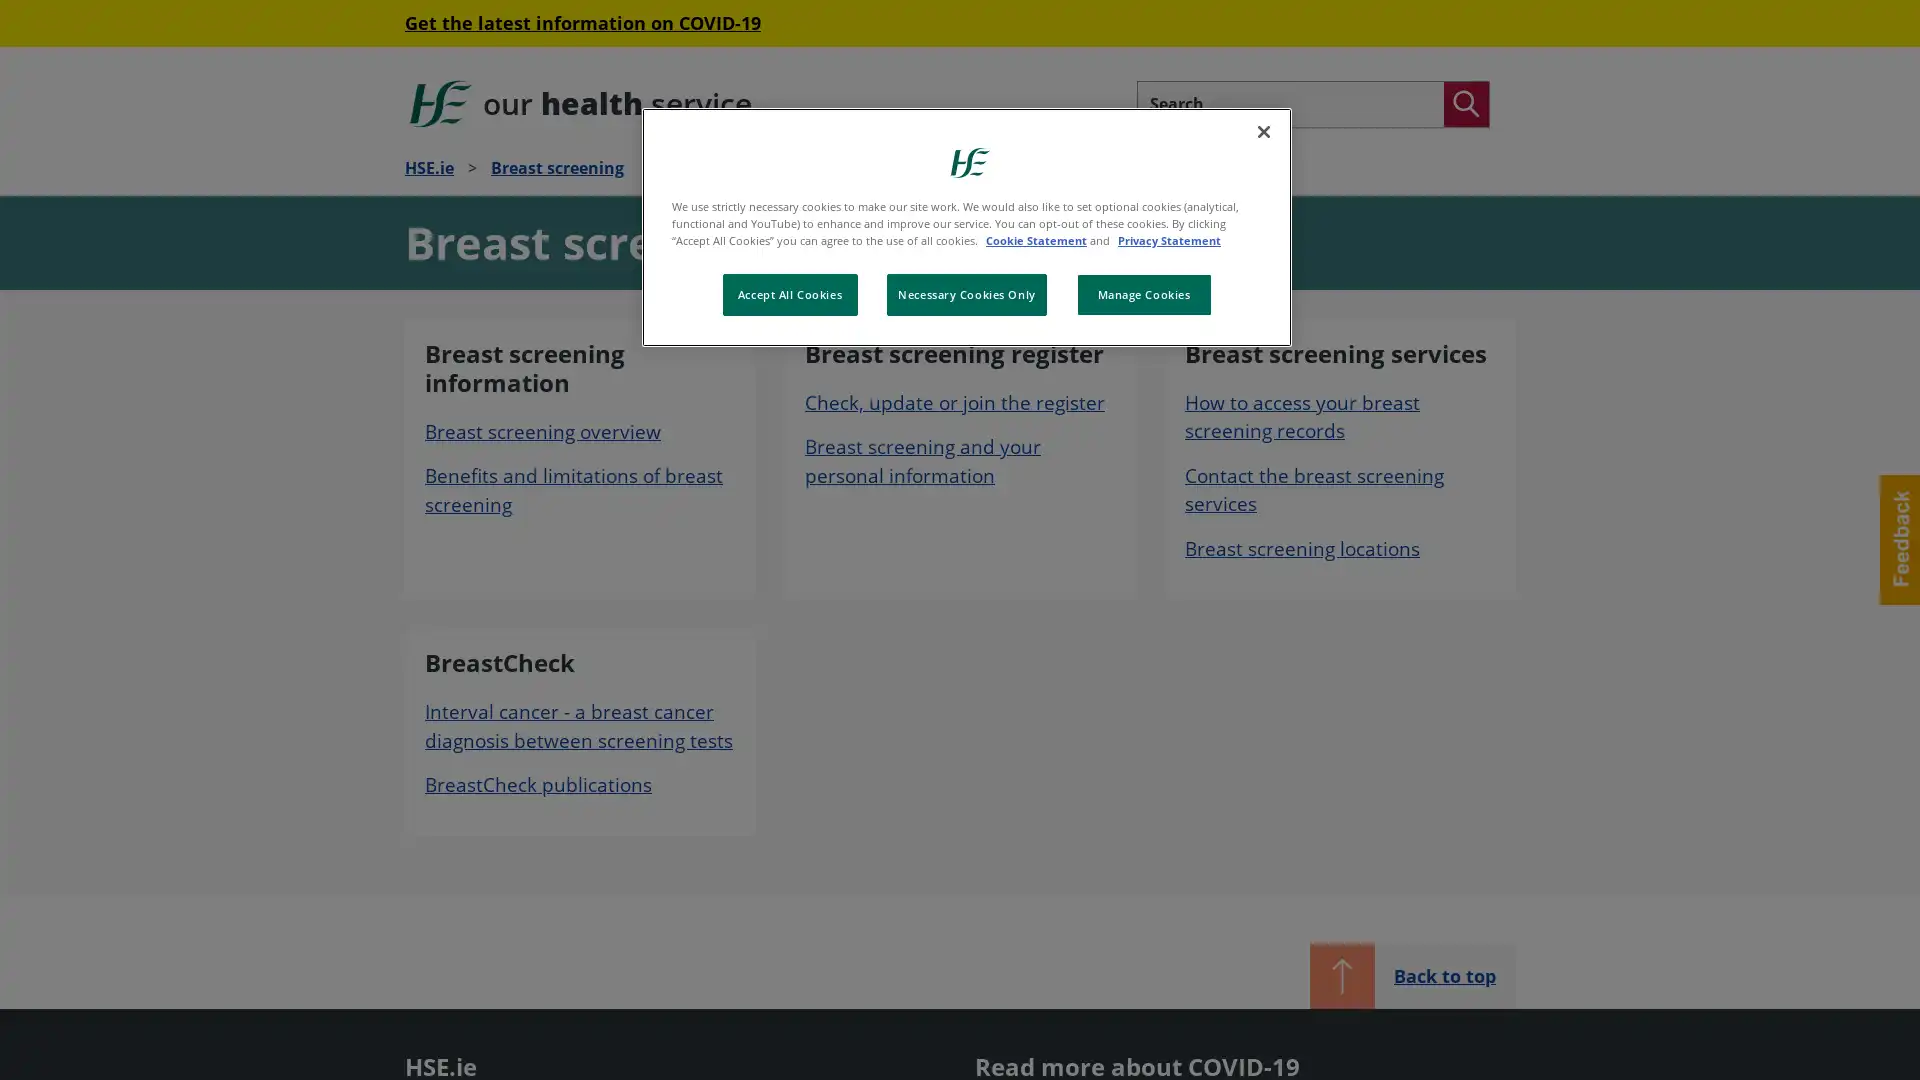  I want to click on Accept All Cookies, so click(788, 294).